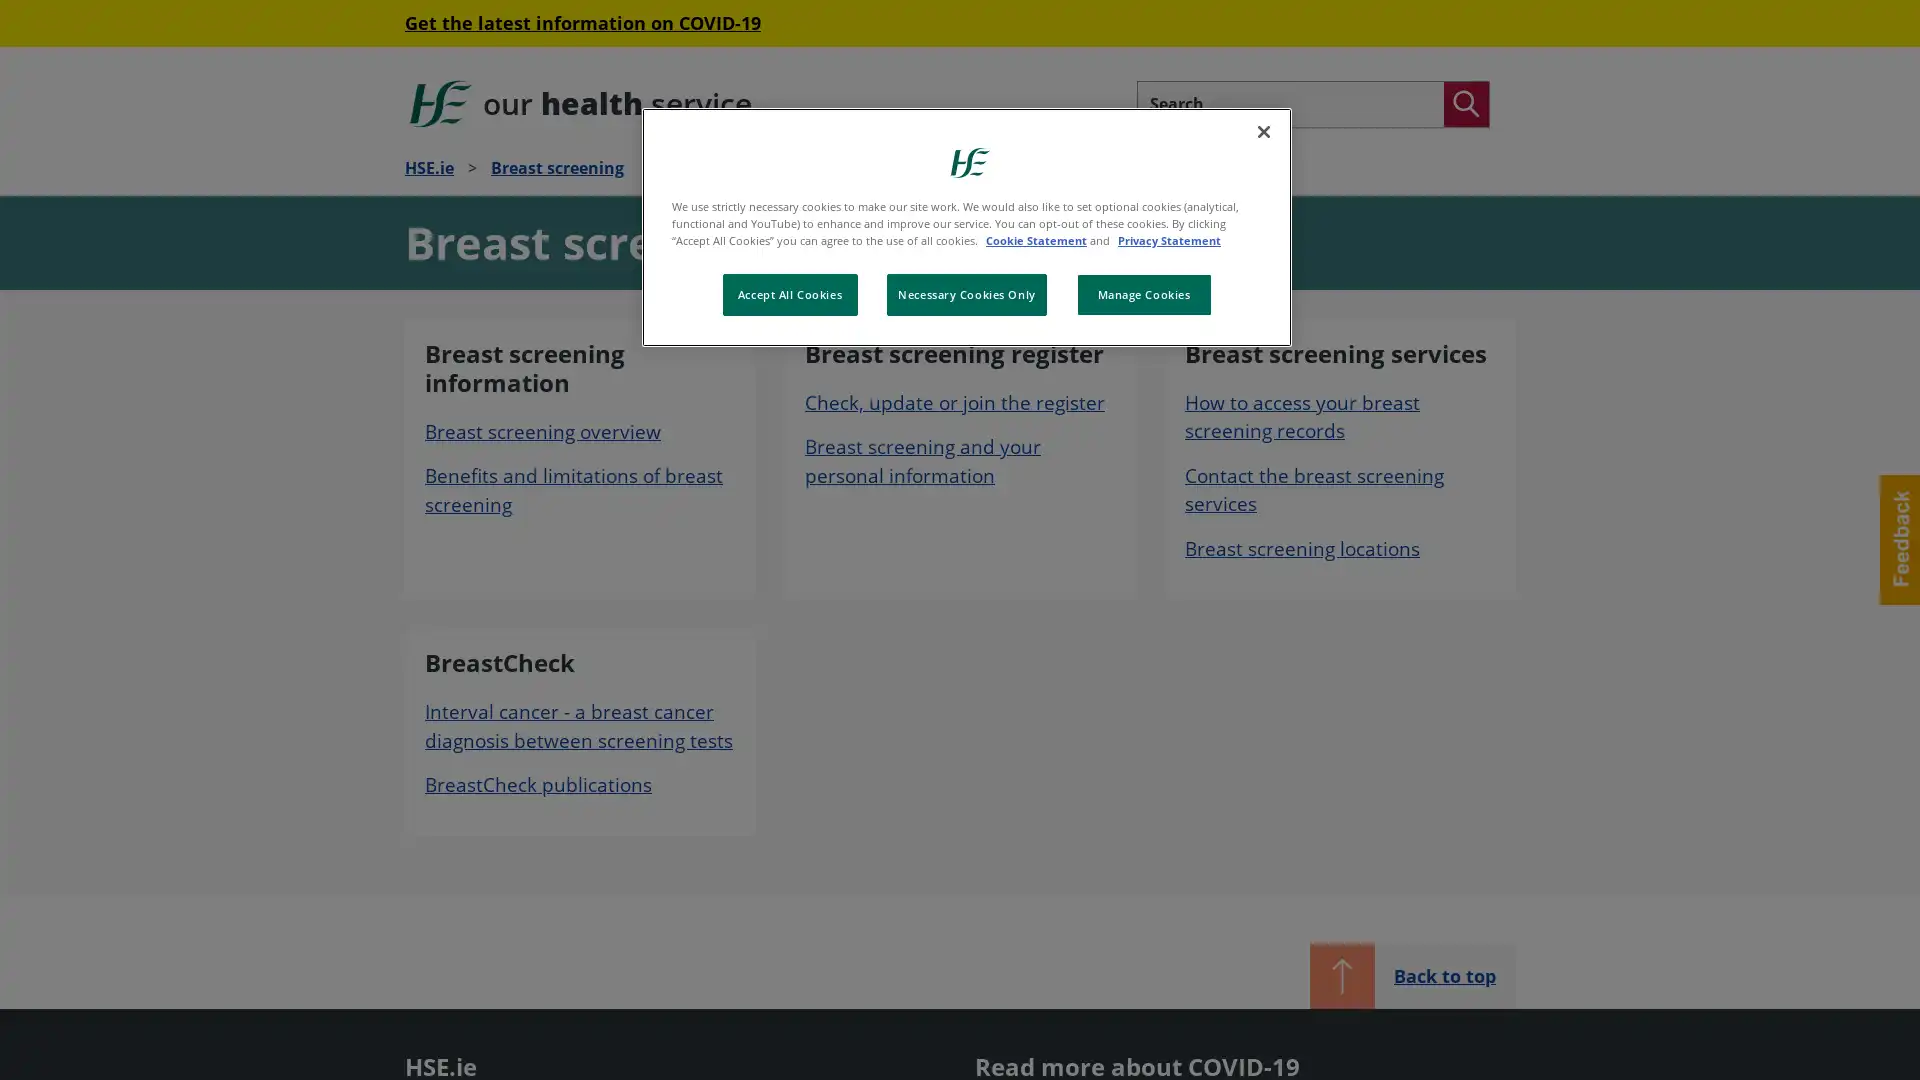  I want to click on Accept All Cookies, so click(788, 294).